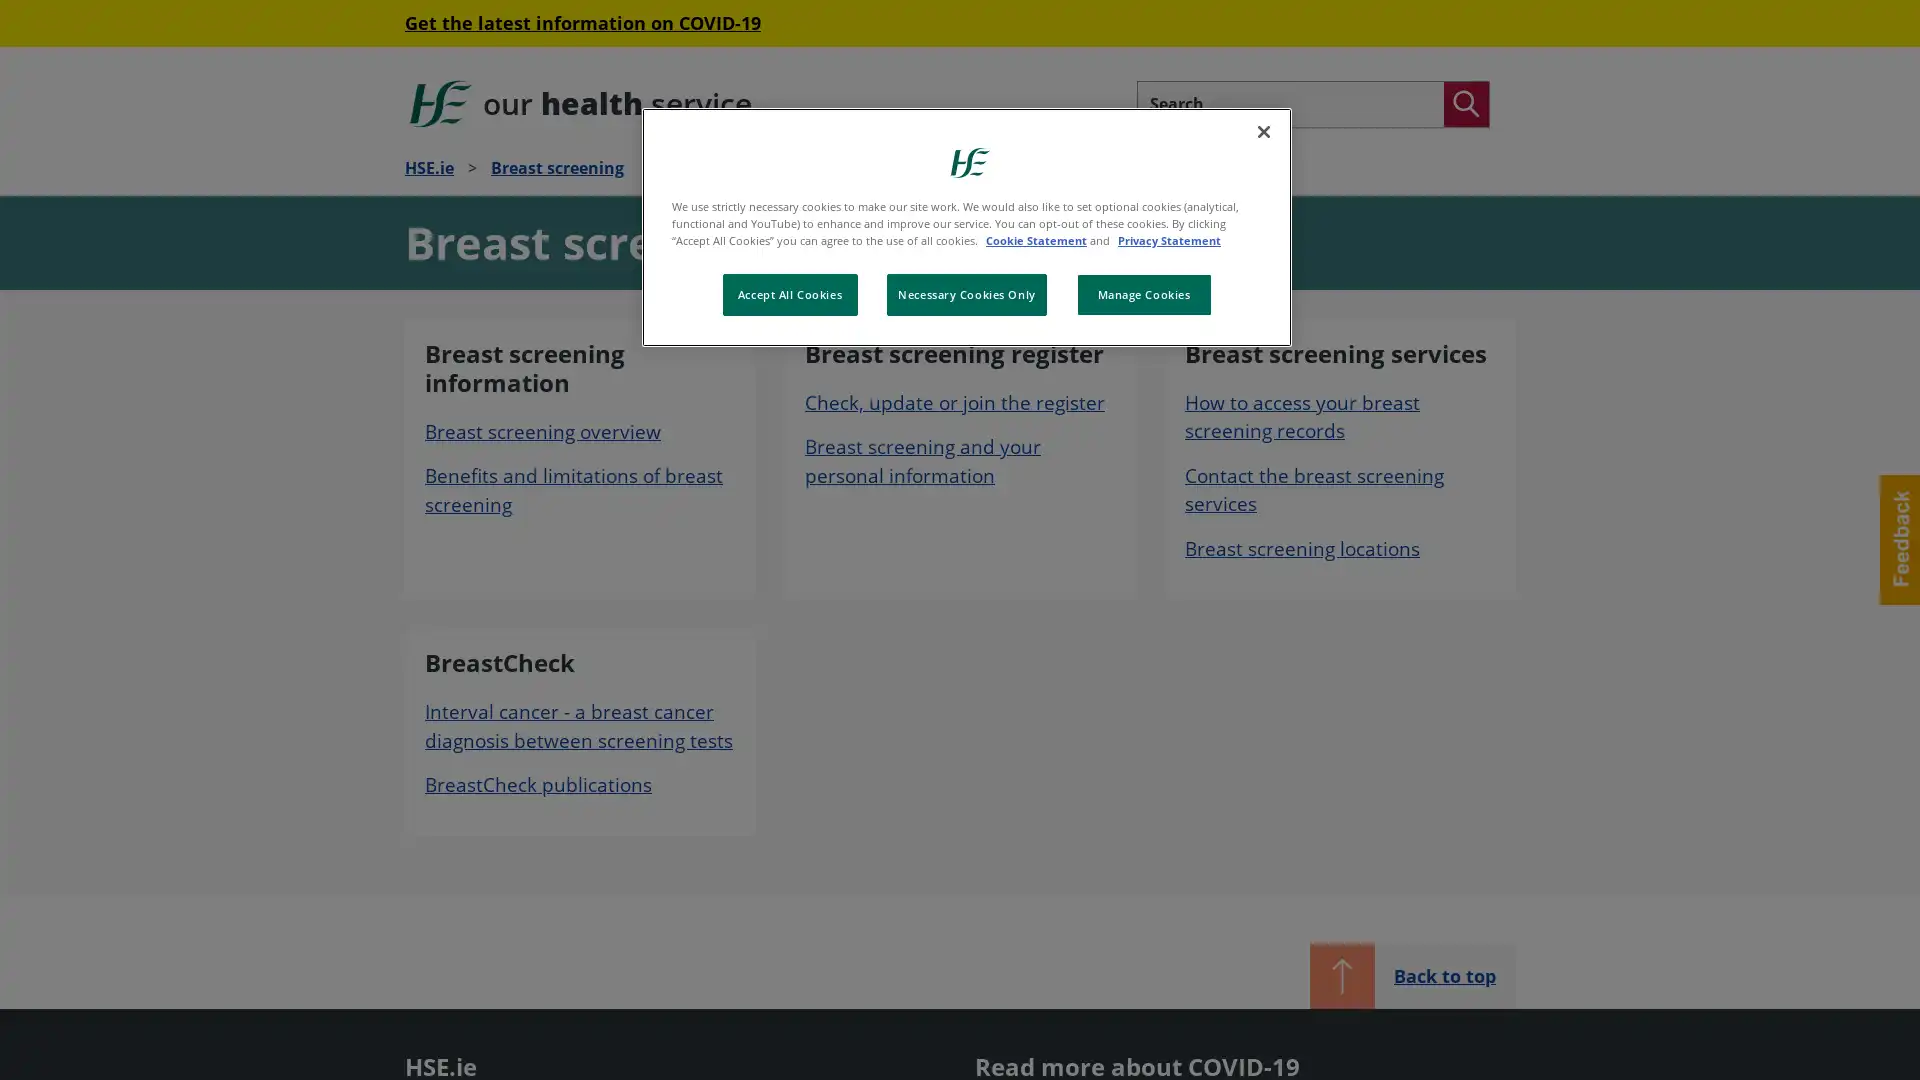  I want to click on Accept All Cookies, so click(788, 294).